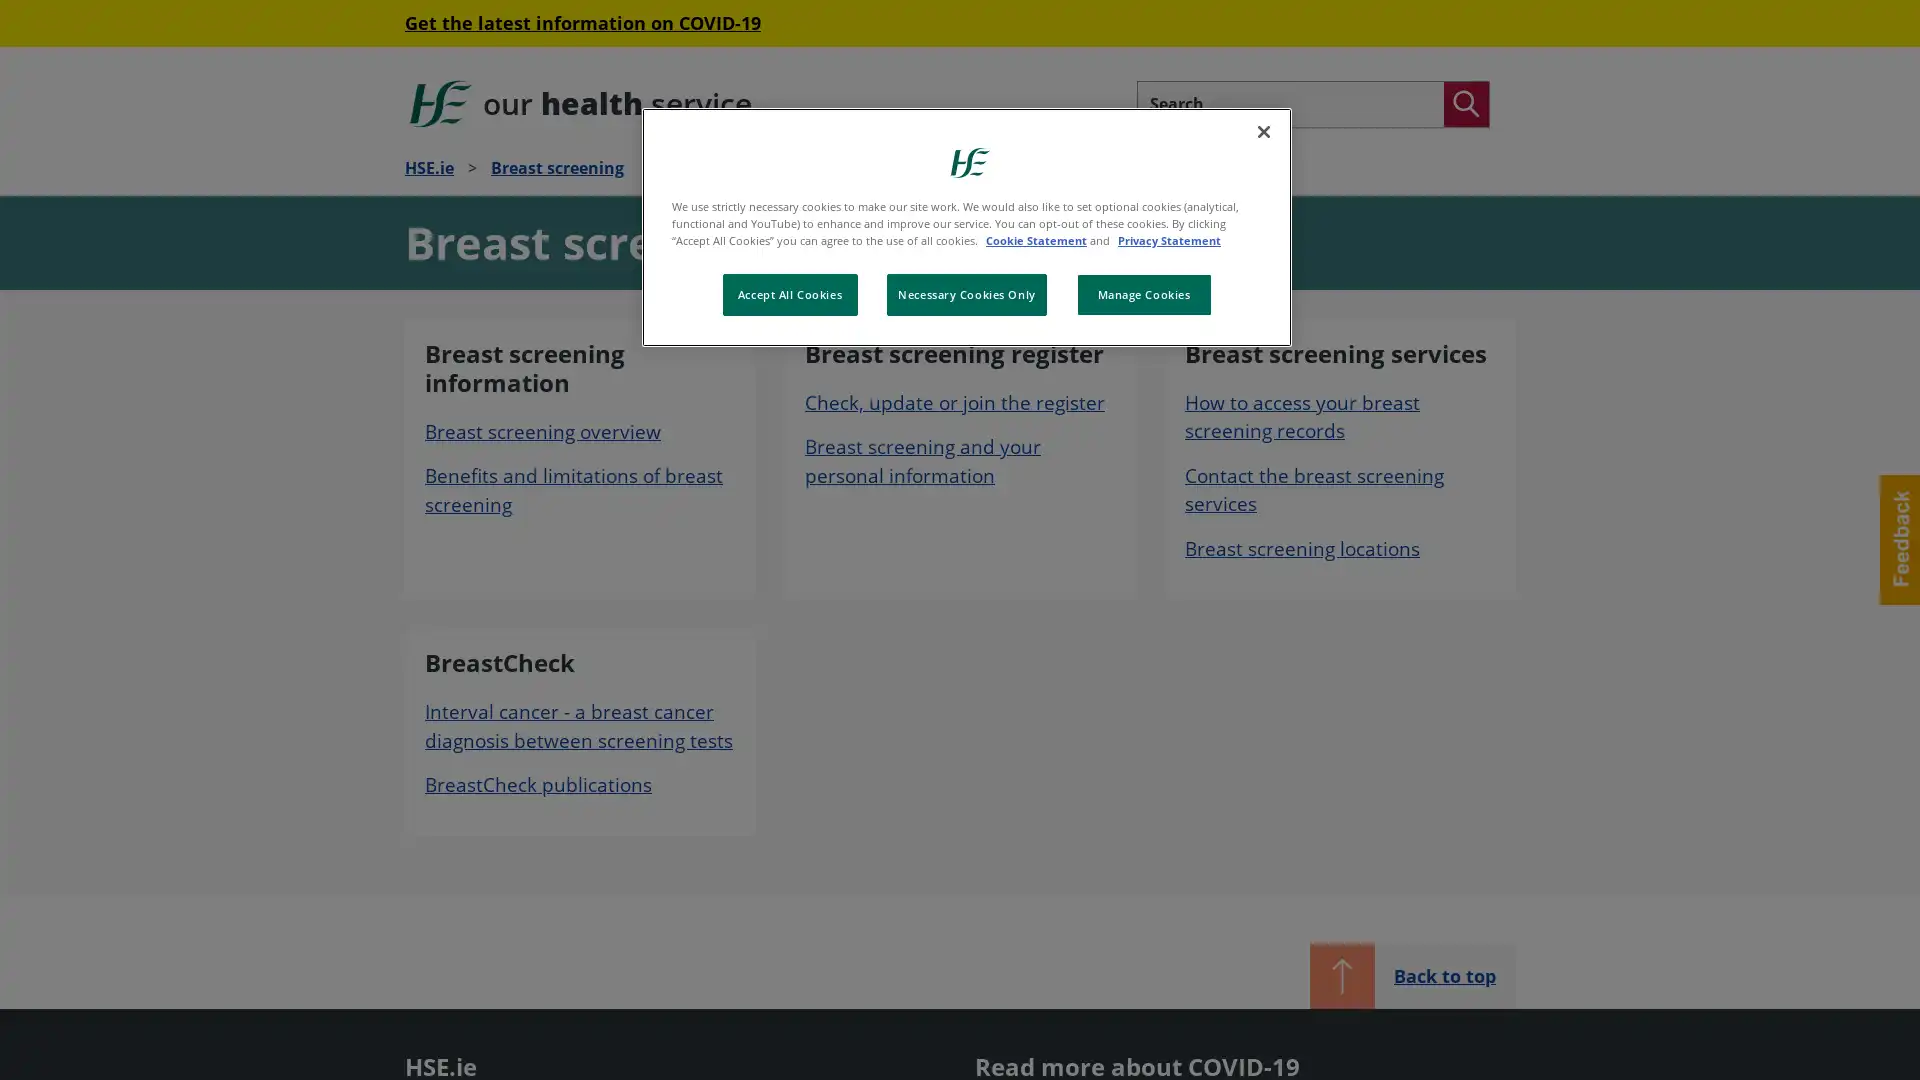  I want to click on Accept All Cookies, so click(788, 294).